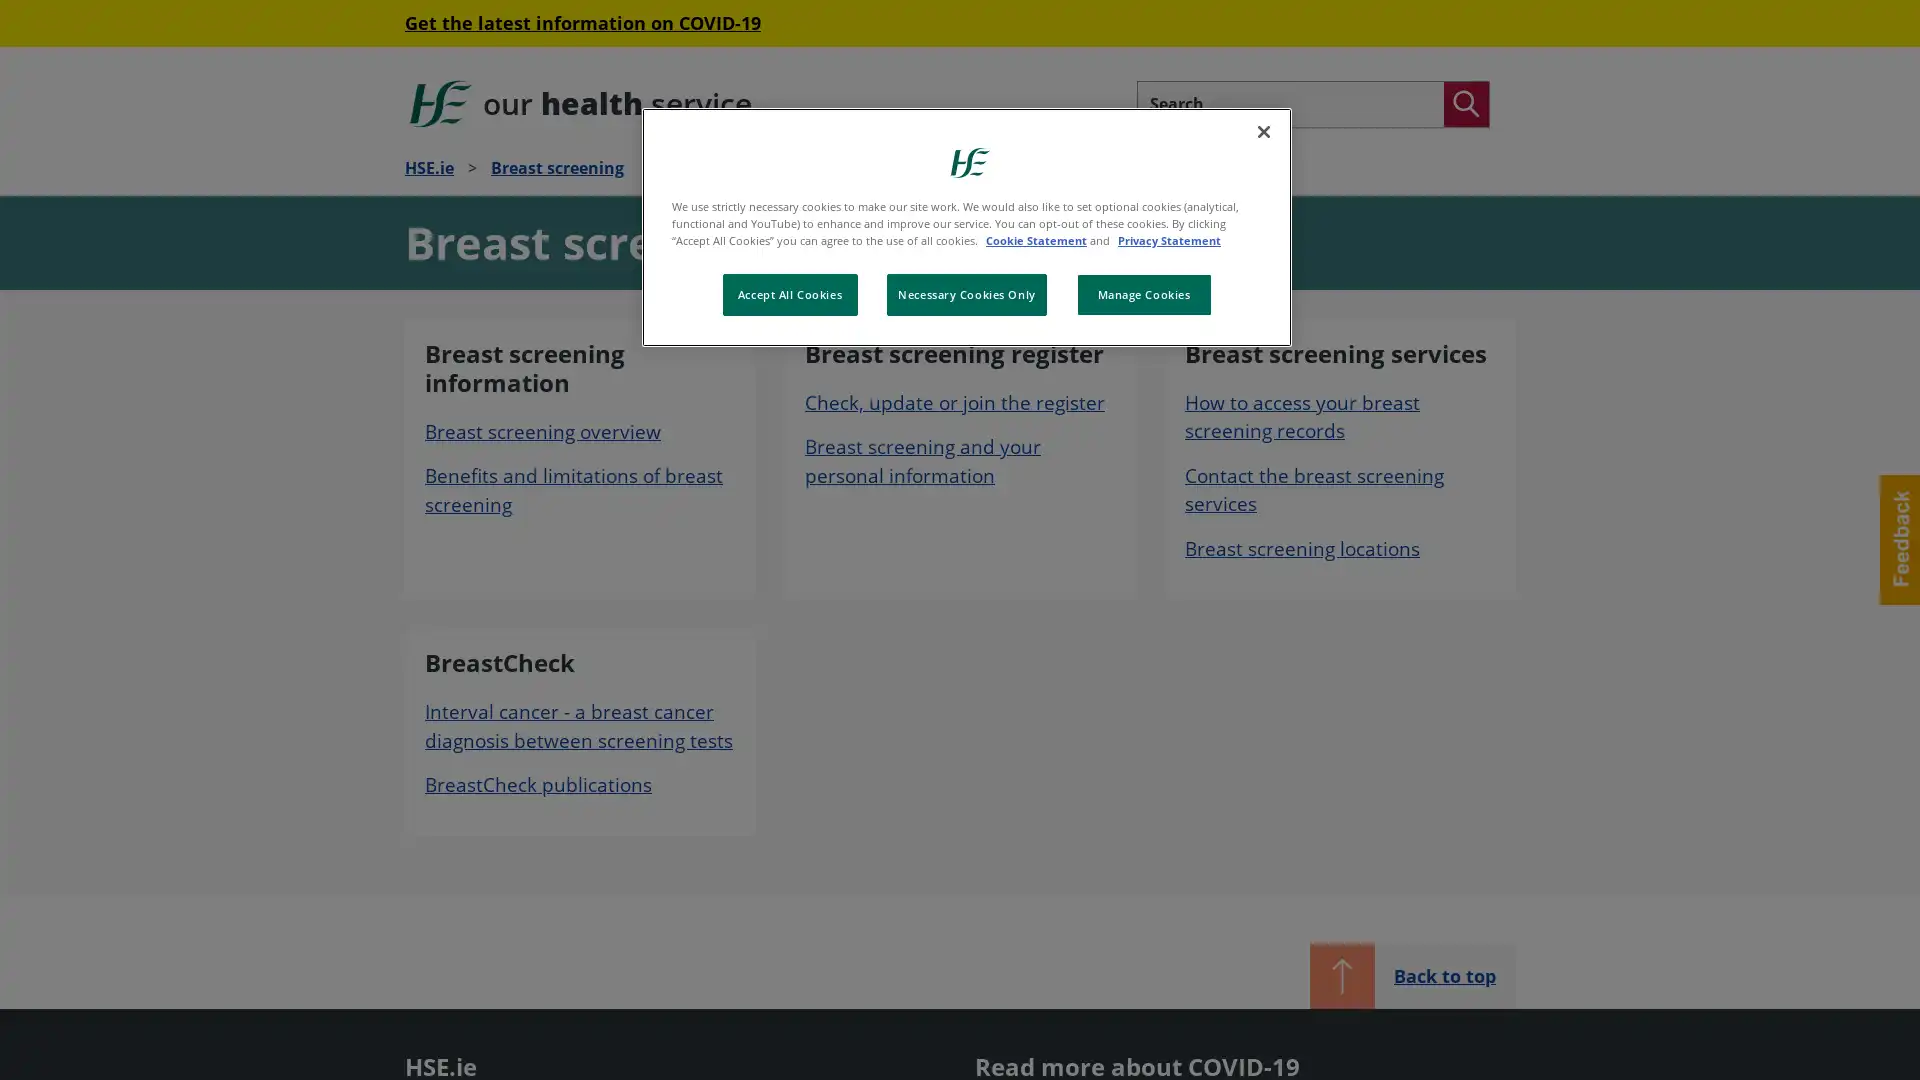  I want to click on Accept All Cookies, so click(788, 294).